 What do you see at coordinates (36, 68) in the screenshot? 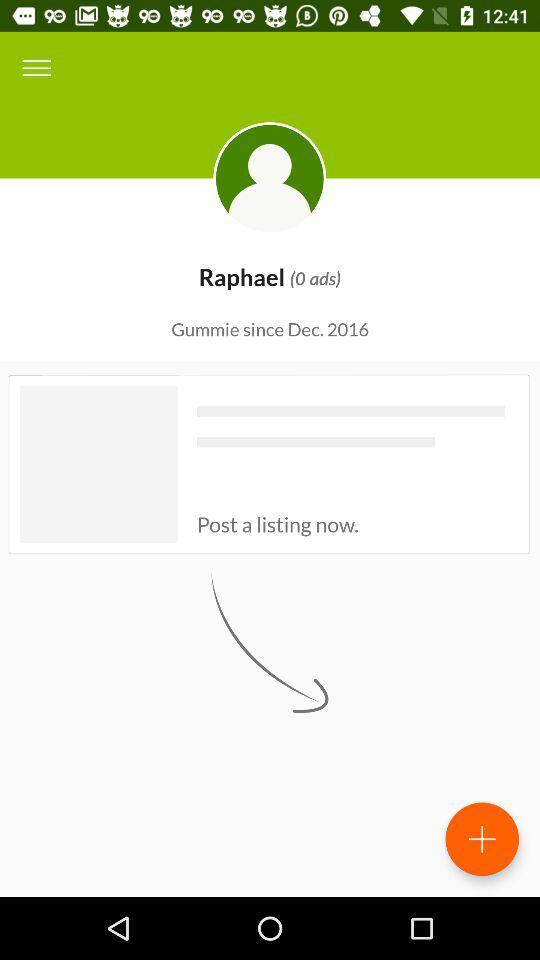
I see `icon above gummie since dec icon` at bounding box center [36, 68].